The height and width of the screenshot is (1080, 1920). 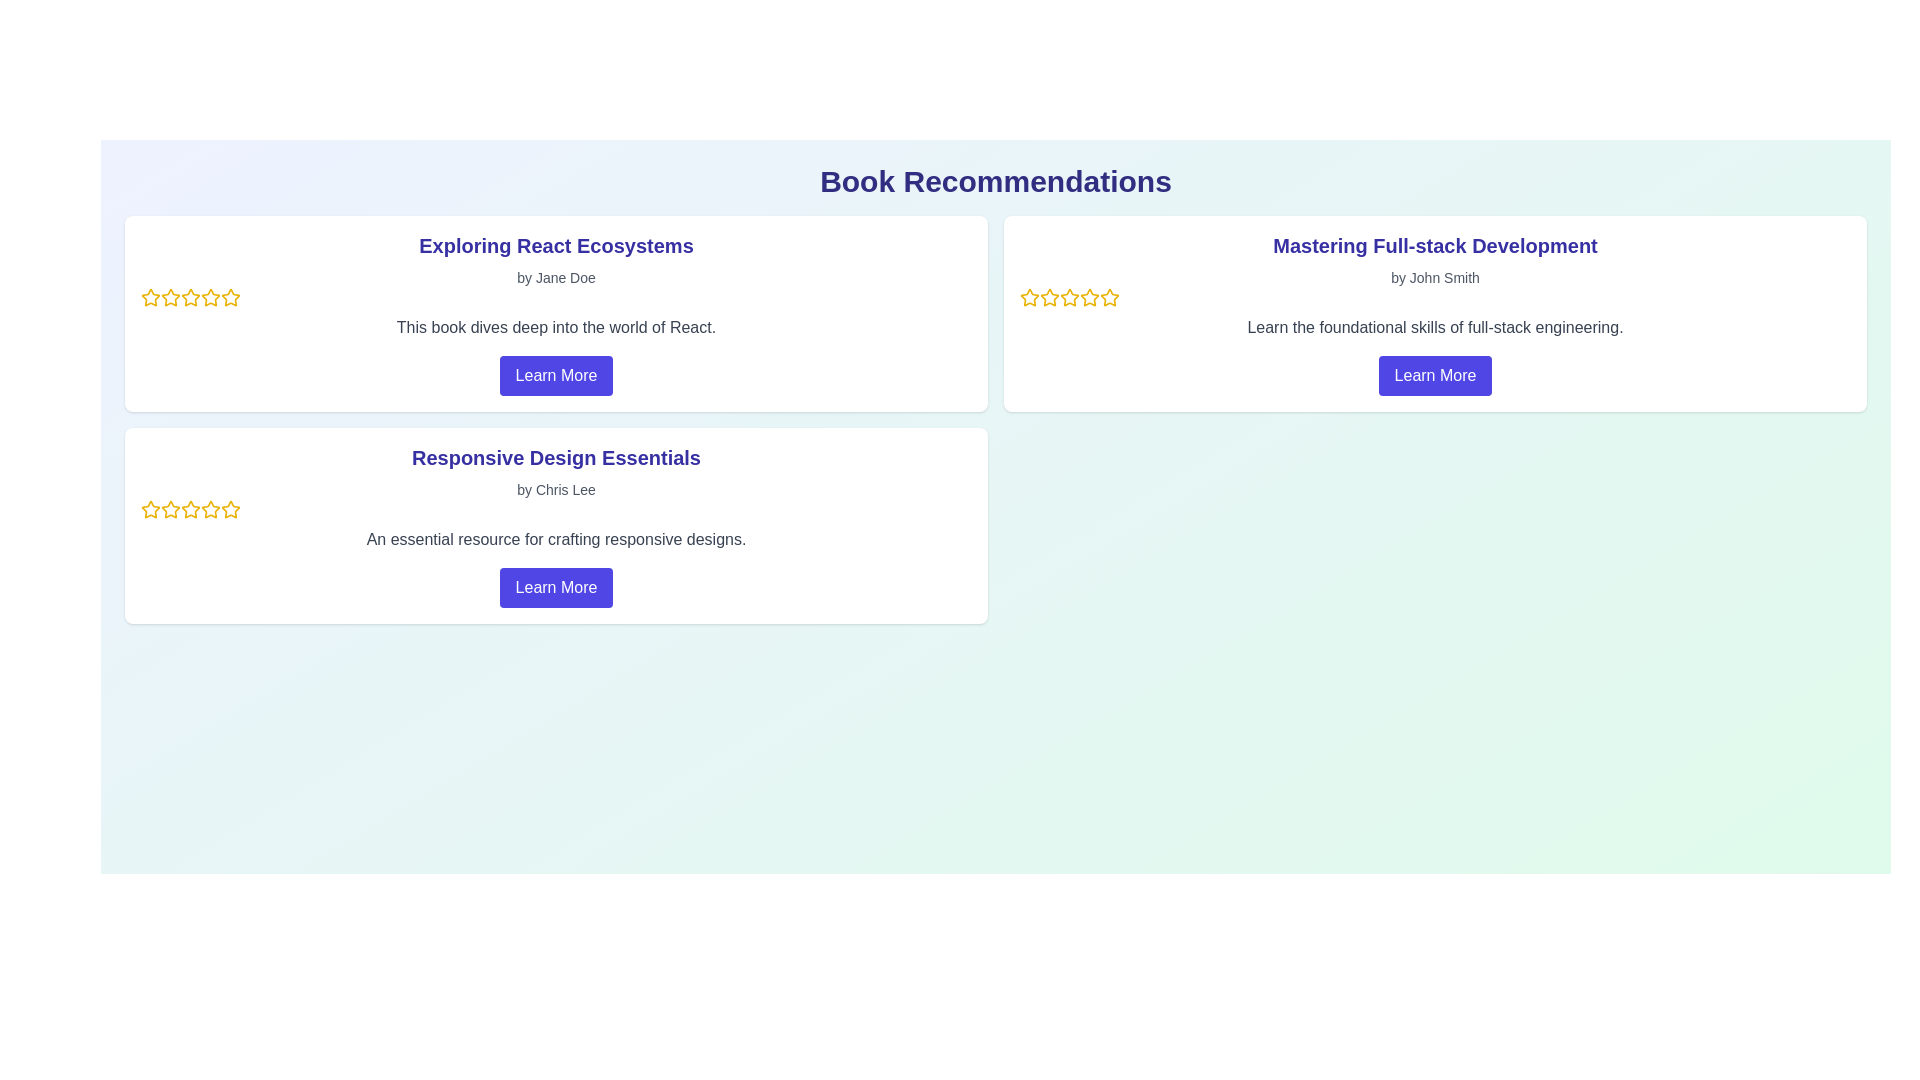 What do you see at coordinates (211, 508) in the screenshot?
I see `the second yellow star icon in the rating system under the header 'Responsive Design Essentials'` at bounding box center [211, 508].